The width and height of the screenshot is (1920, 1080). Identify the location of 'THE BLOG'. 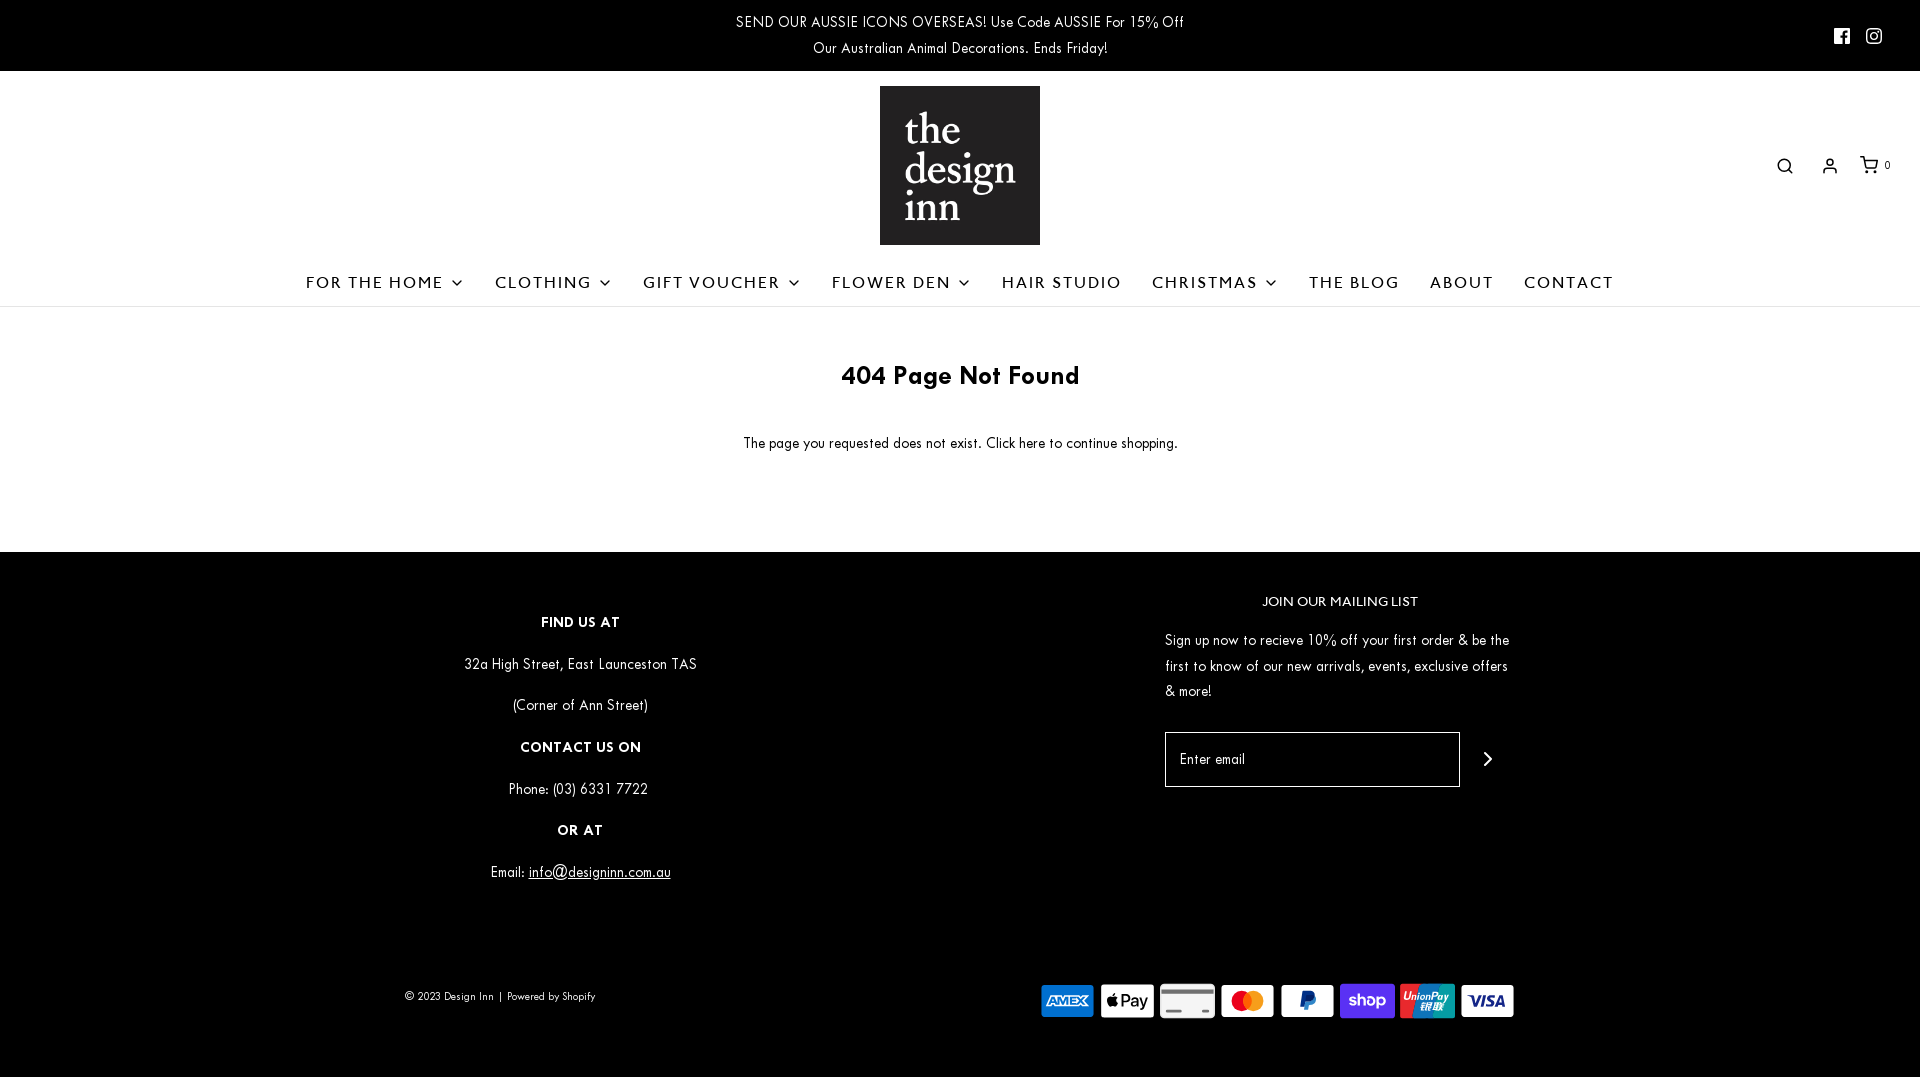
(1309, 282).